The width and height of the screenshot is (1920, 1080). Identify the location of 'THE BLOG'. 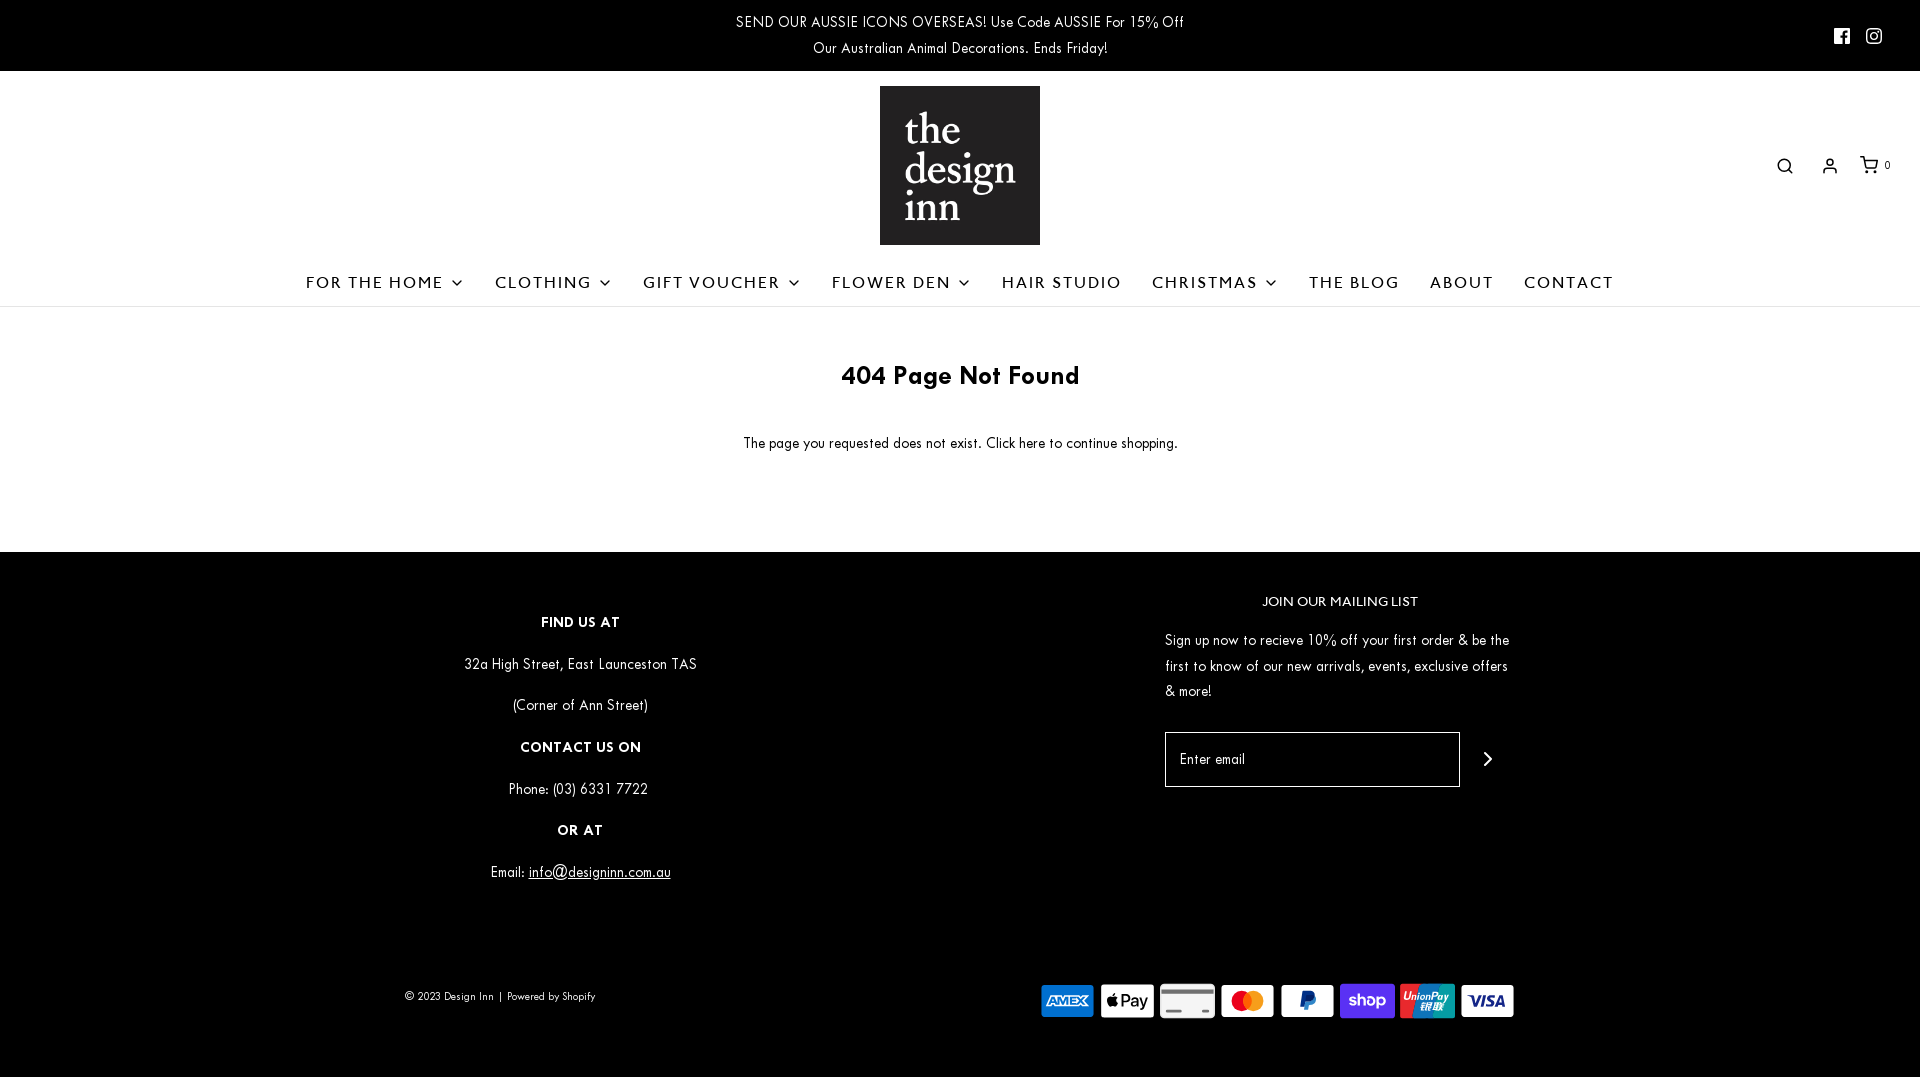
(1309, 282).